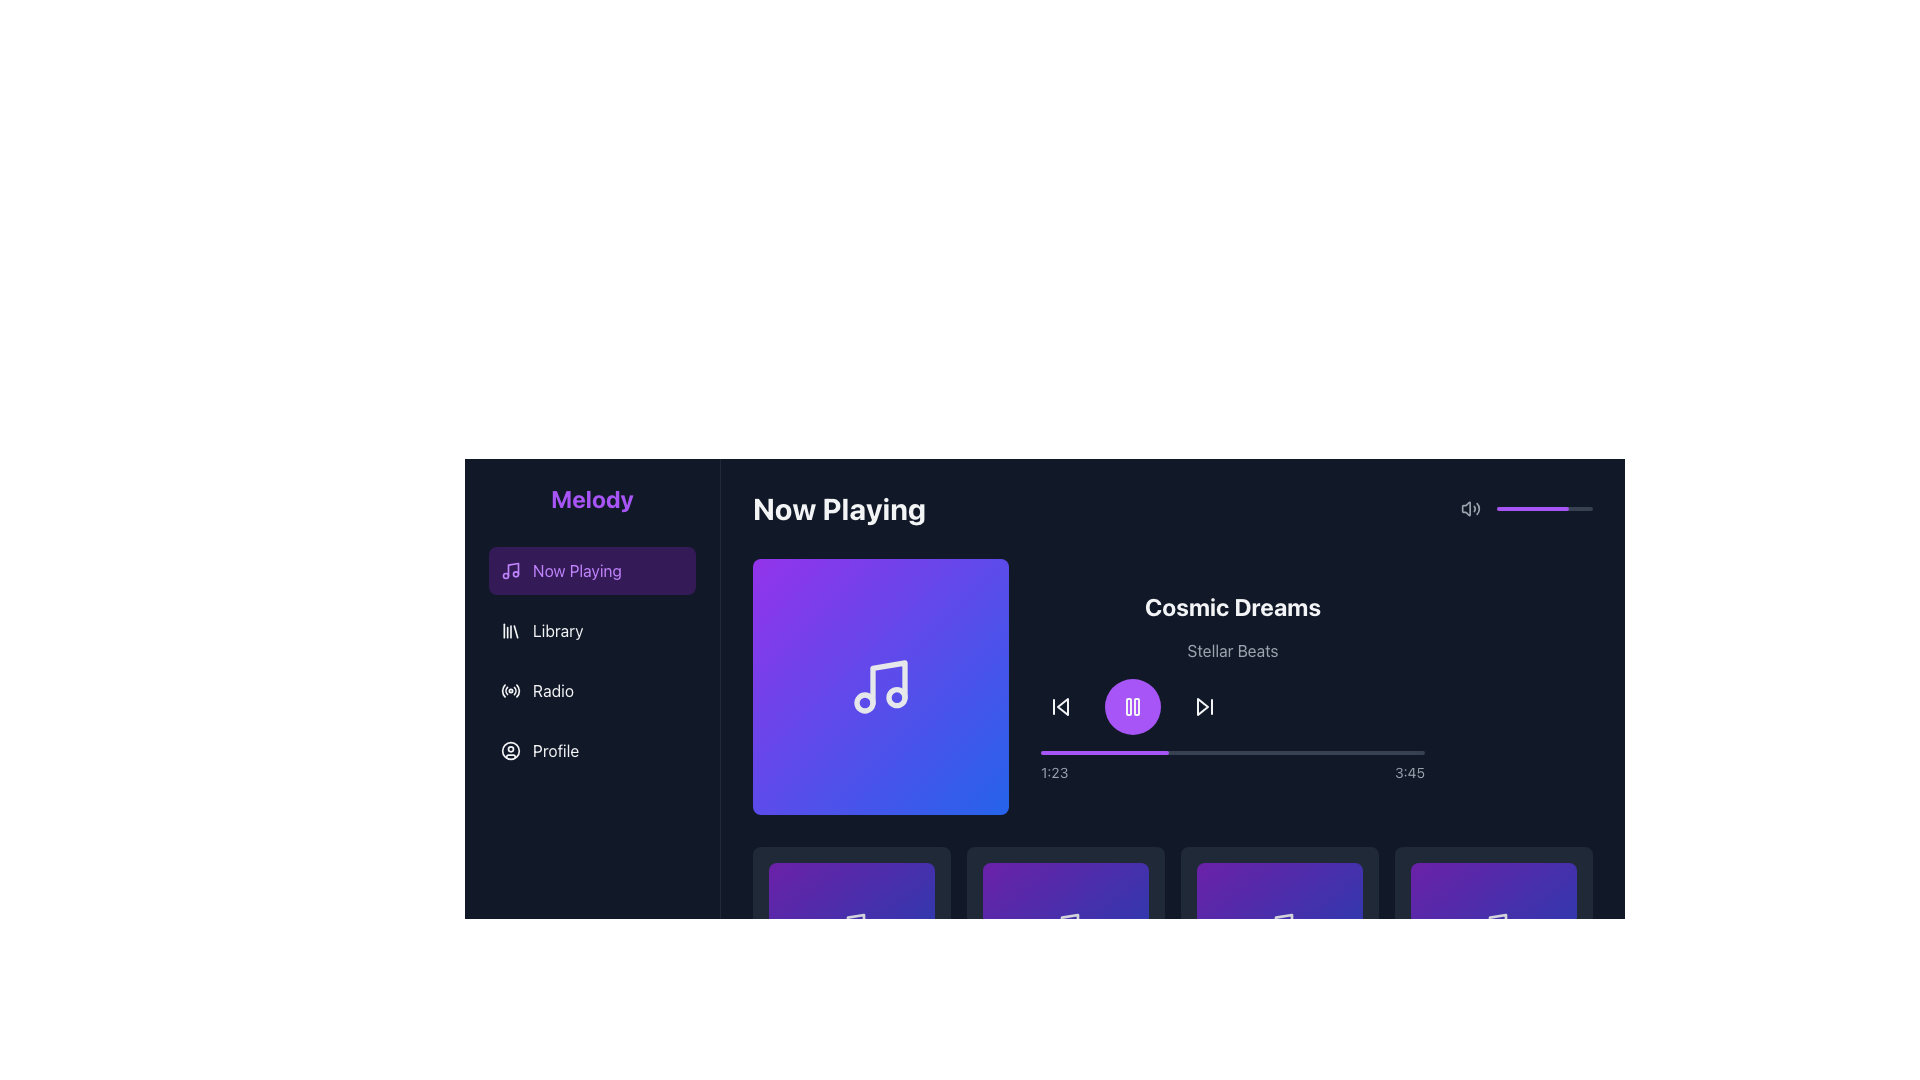  Describe the element at coordinates (1310, 752) in the screenshot. I see `media playback` at that location.